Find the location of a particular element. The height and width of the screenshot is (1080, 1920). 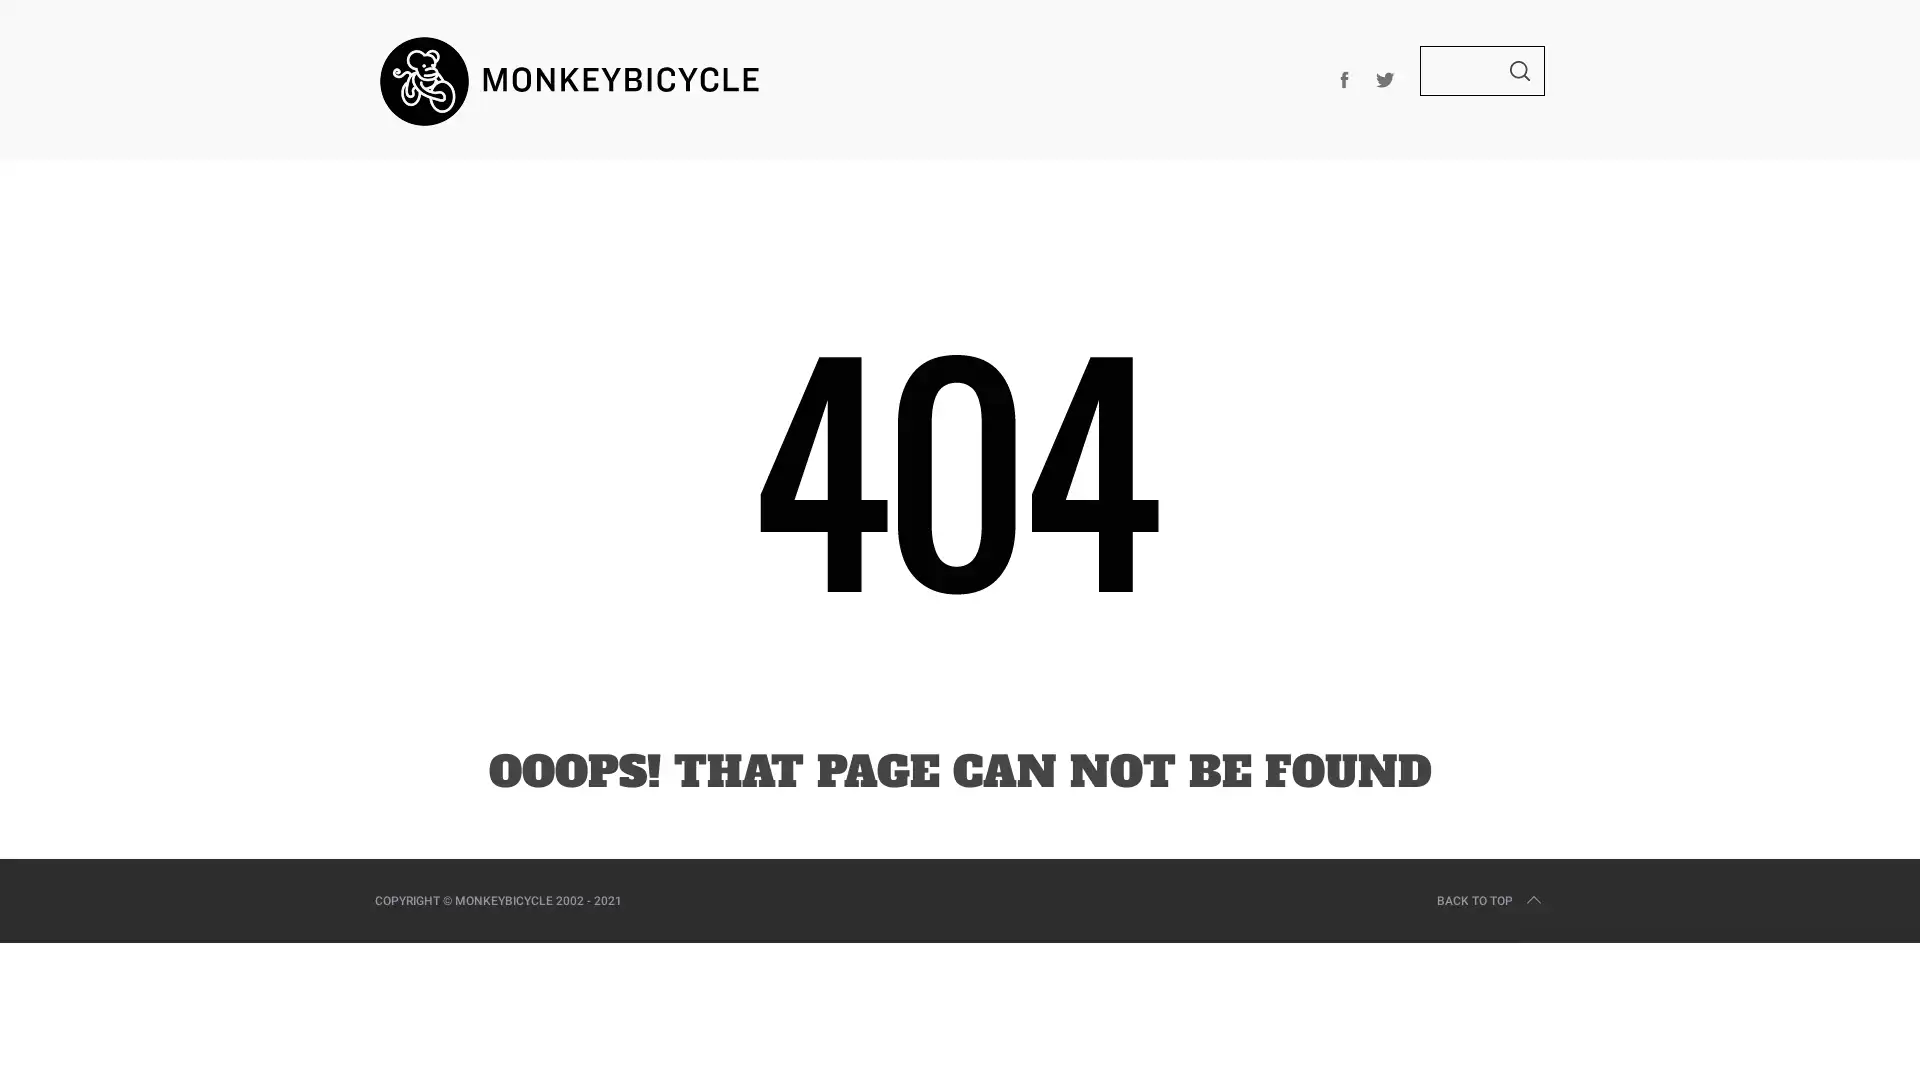

SEARCH is located at coordinates (1520, 69).